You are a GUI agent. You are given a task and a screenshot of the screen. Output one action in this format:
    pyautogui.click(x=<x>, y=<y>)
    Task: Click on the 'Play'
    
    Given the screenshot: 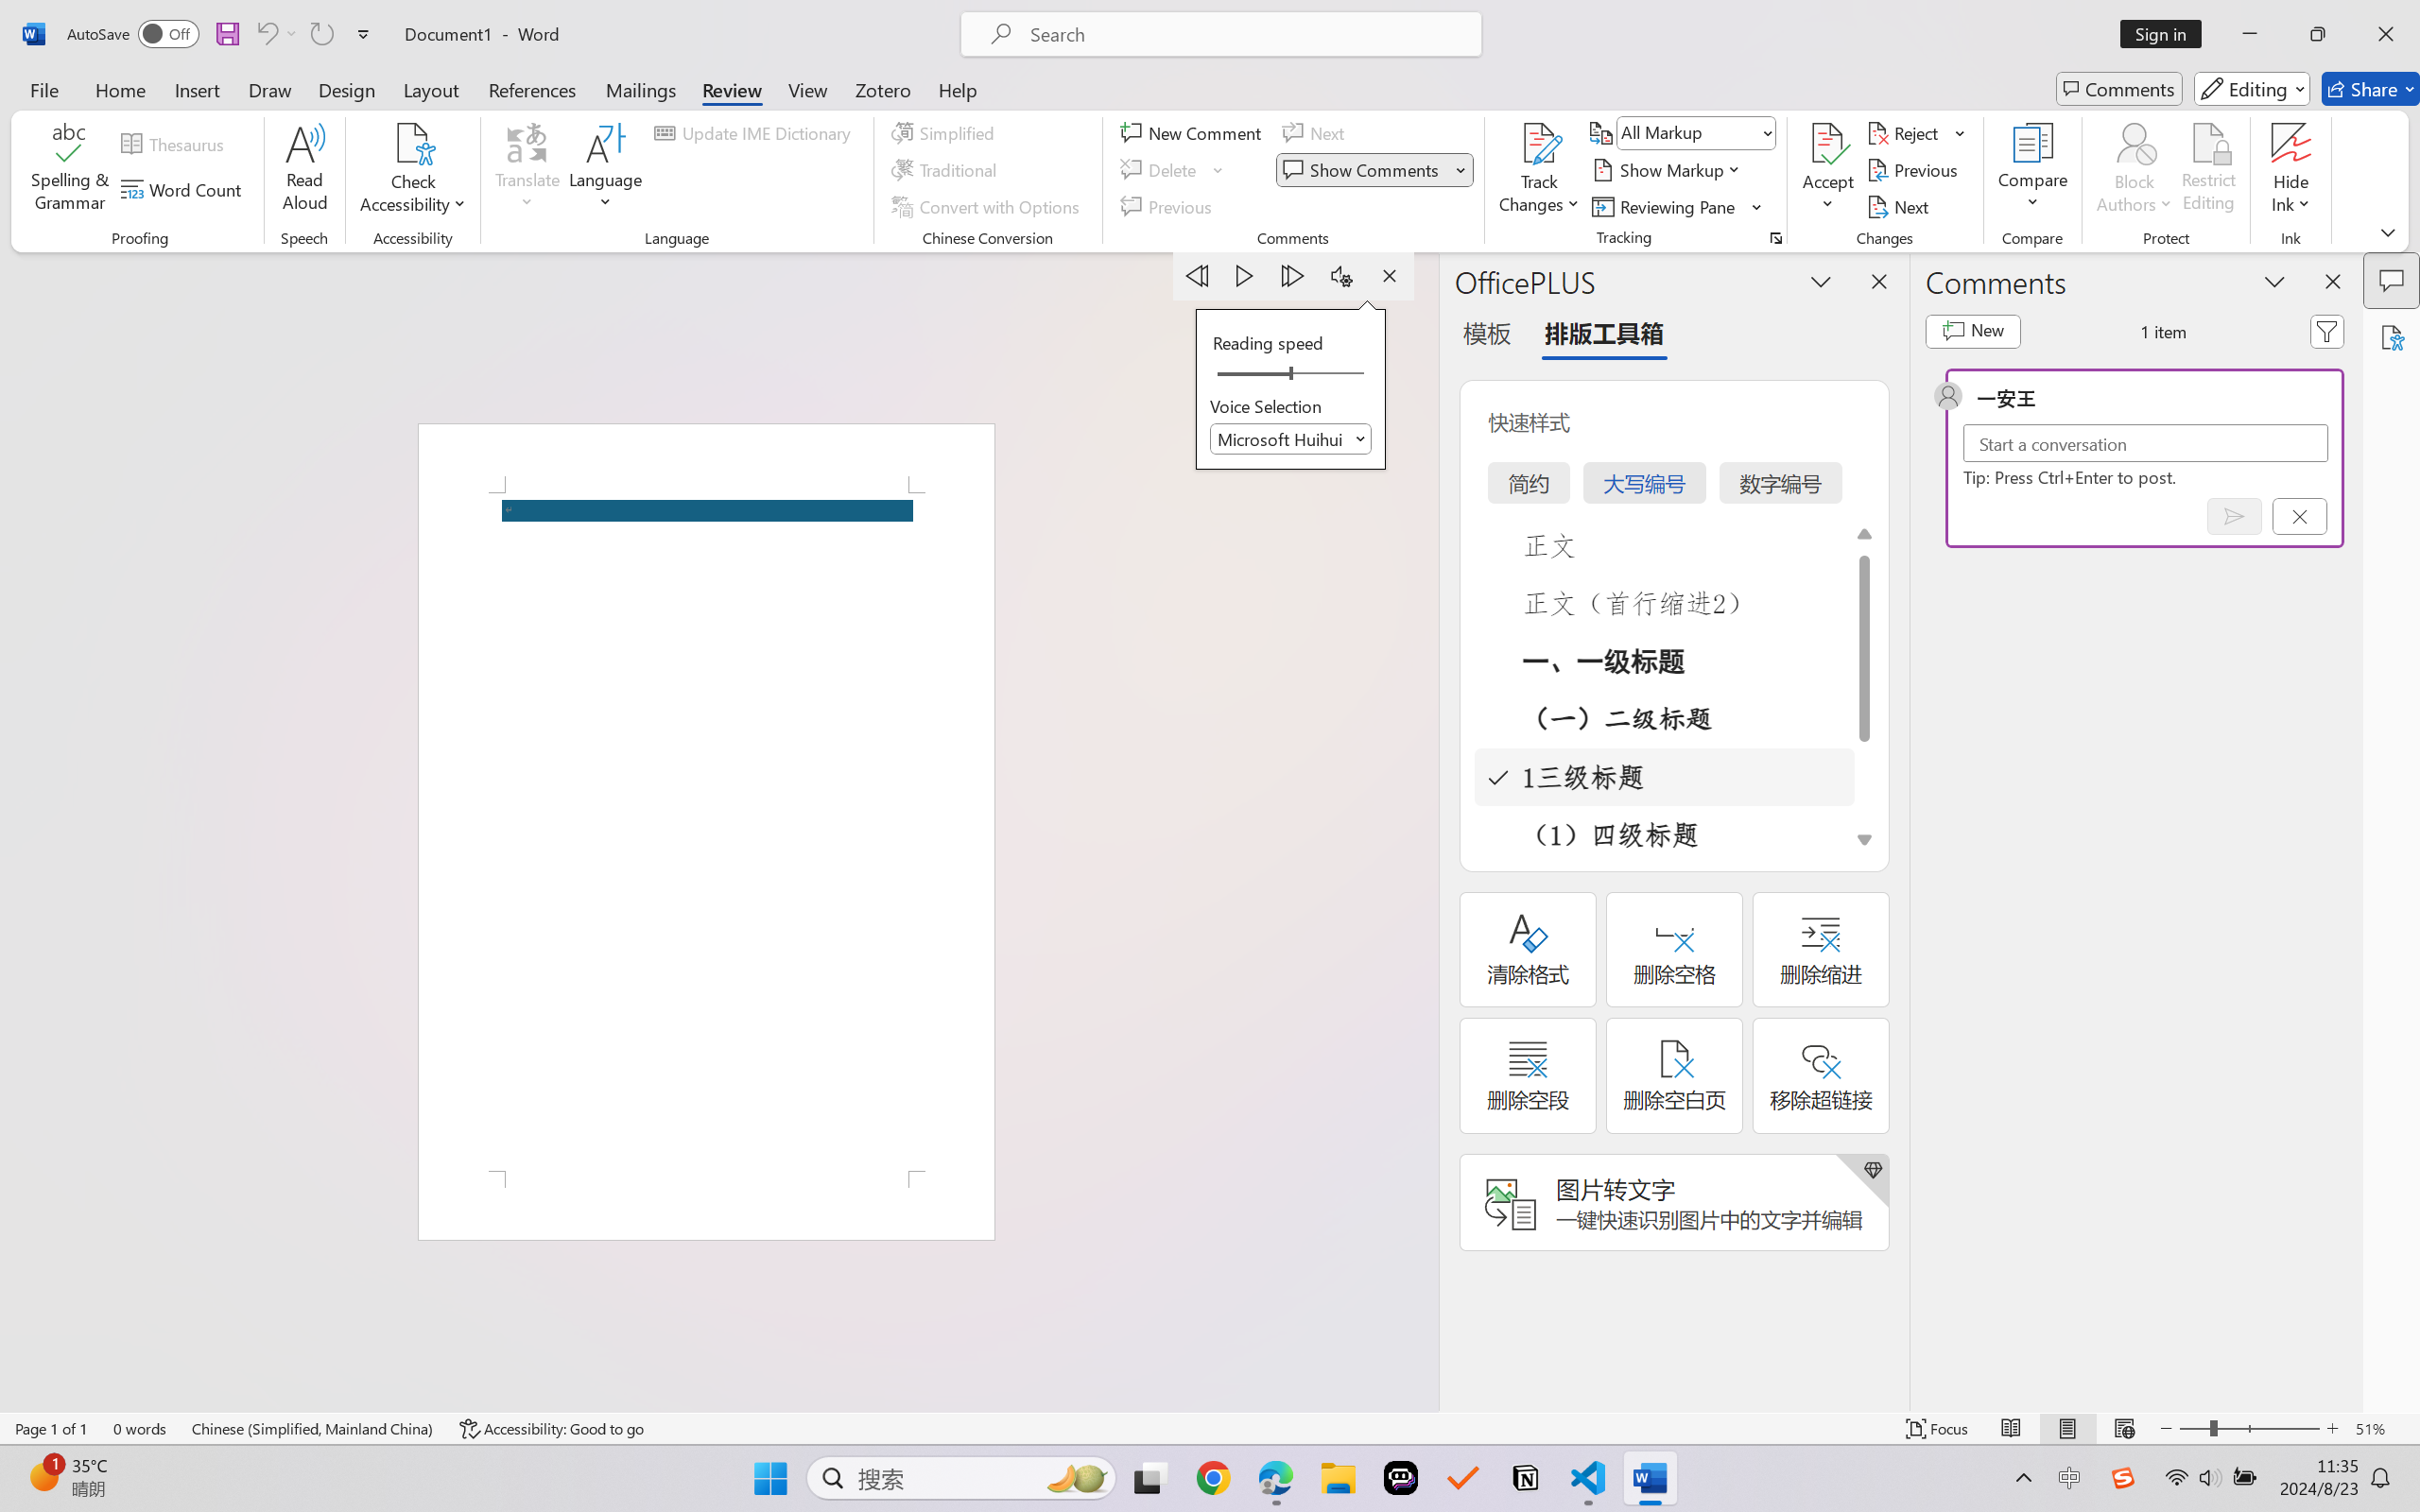 What is the action you would take?
    pyautogui.click(x=1246, y=275)
    